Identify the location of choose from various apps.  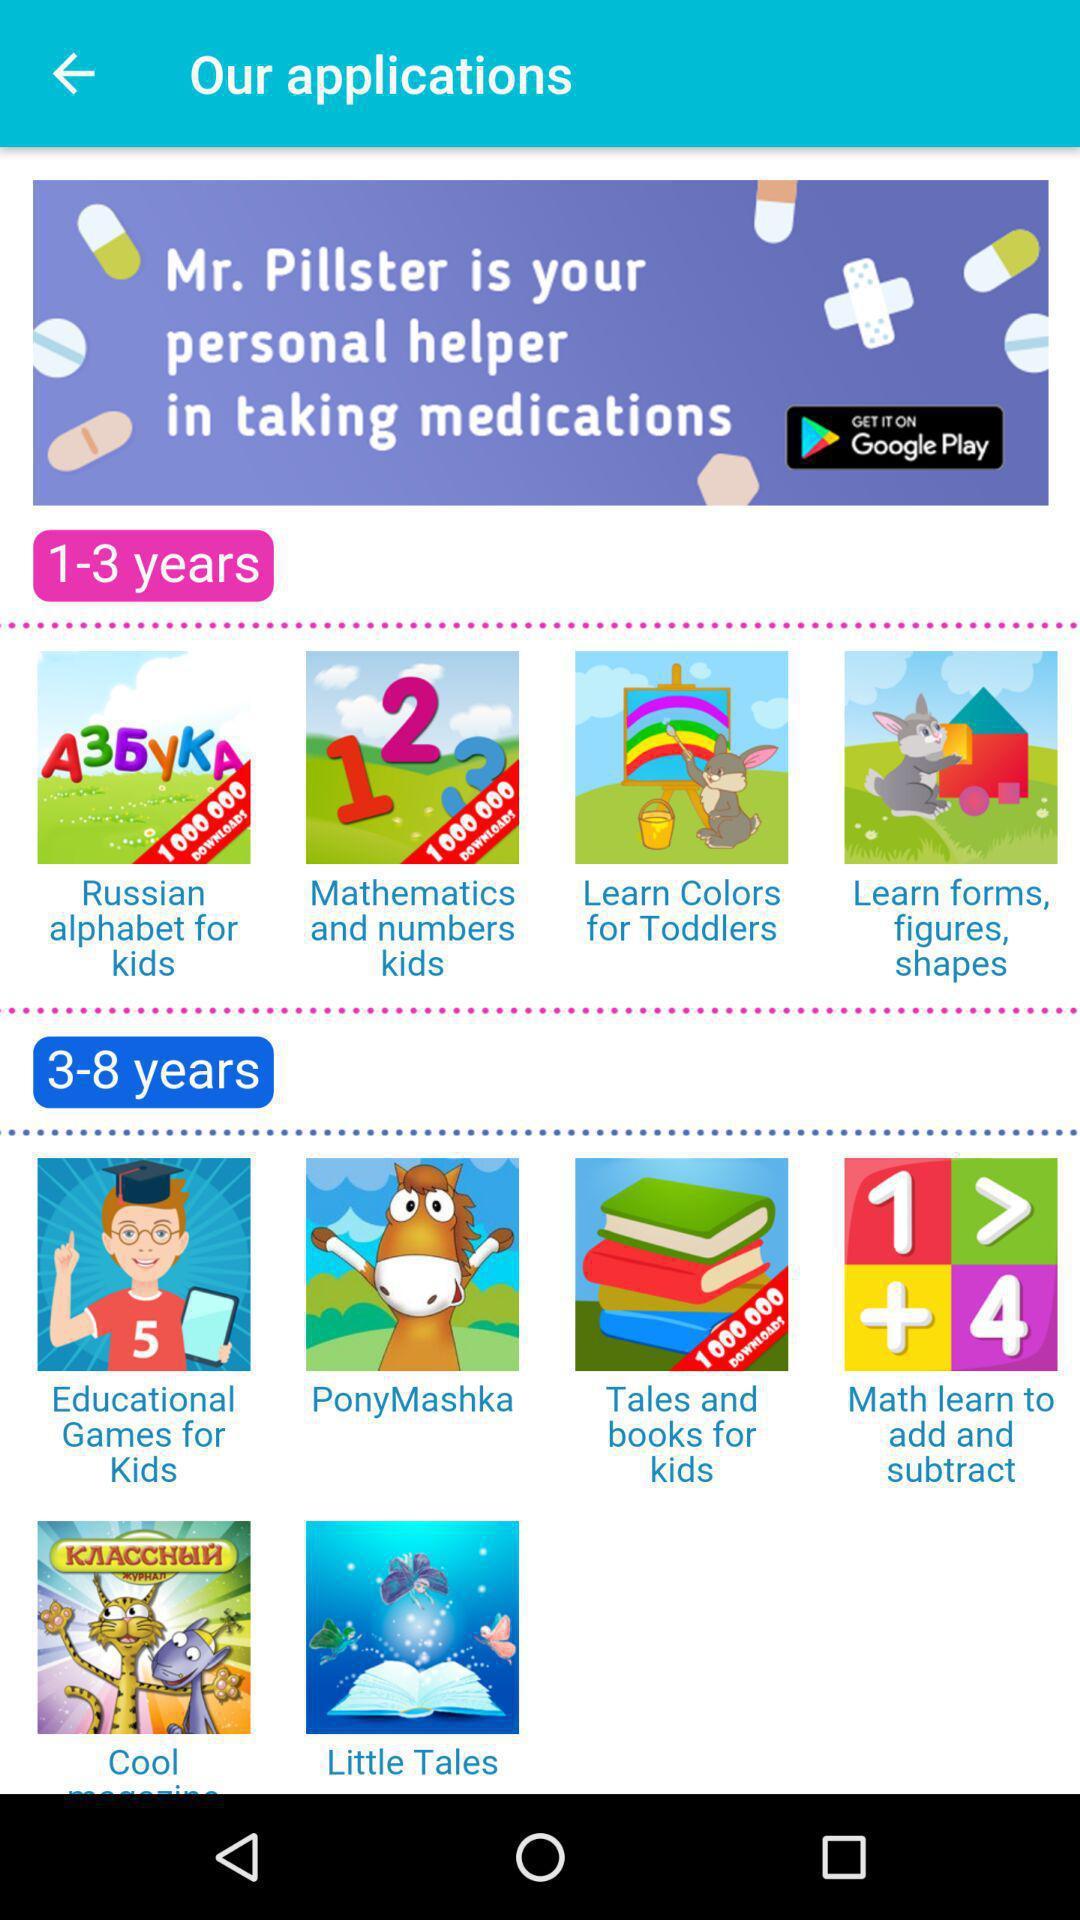
(540, 970).